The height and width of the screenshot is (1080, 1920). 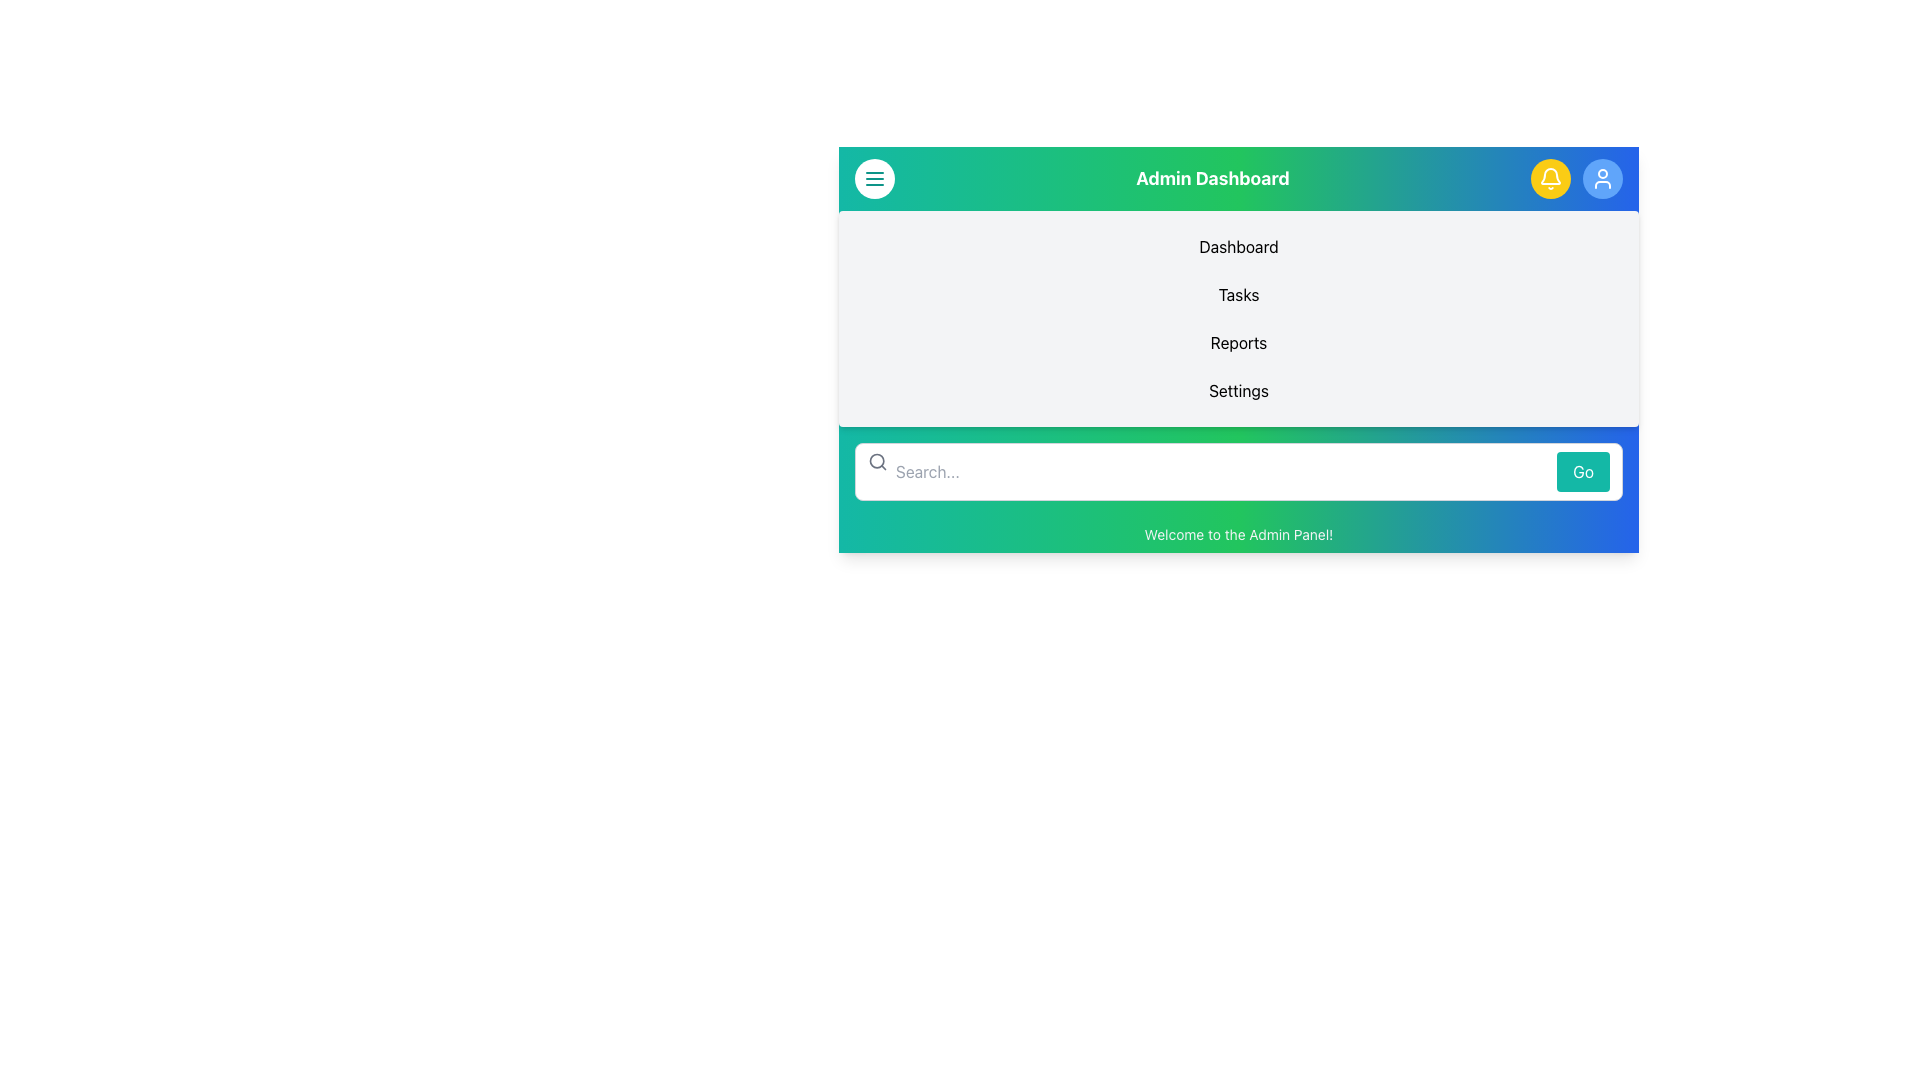 What do you see at coordinates (1212, 177) in the screenshot?
I see `the Admin Dashboard title text label located in the center of the header section between the menu icon and notification/user icons` at bounding box center [1212, 177].